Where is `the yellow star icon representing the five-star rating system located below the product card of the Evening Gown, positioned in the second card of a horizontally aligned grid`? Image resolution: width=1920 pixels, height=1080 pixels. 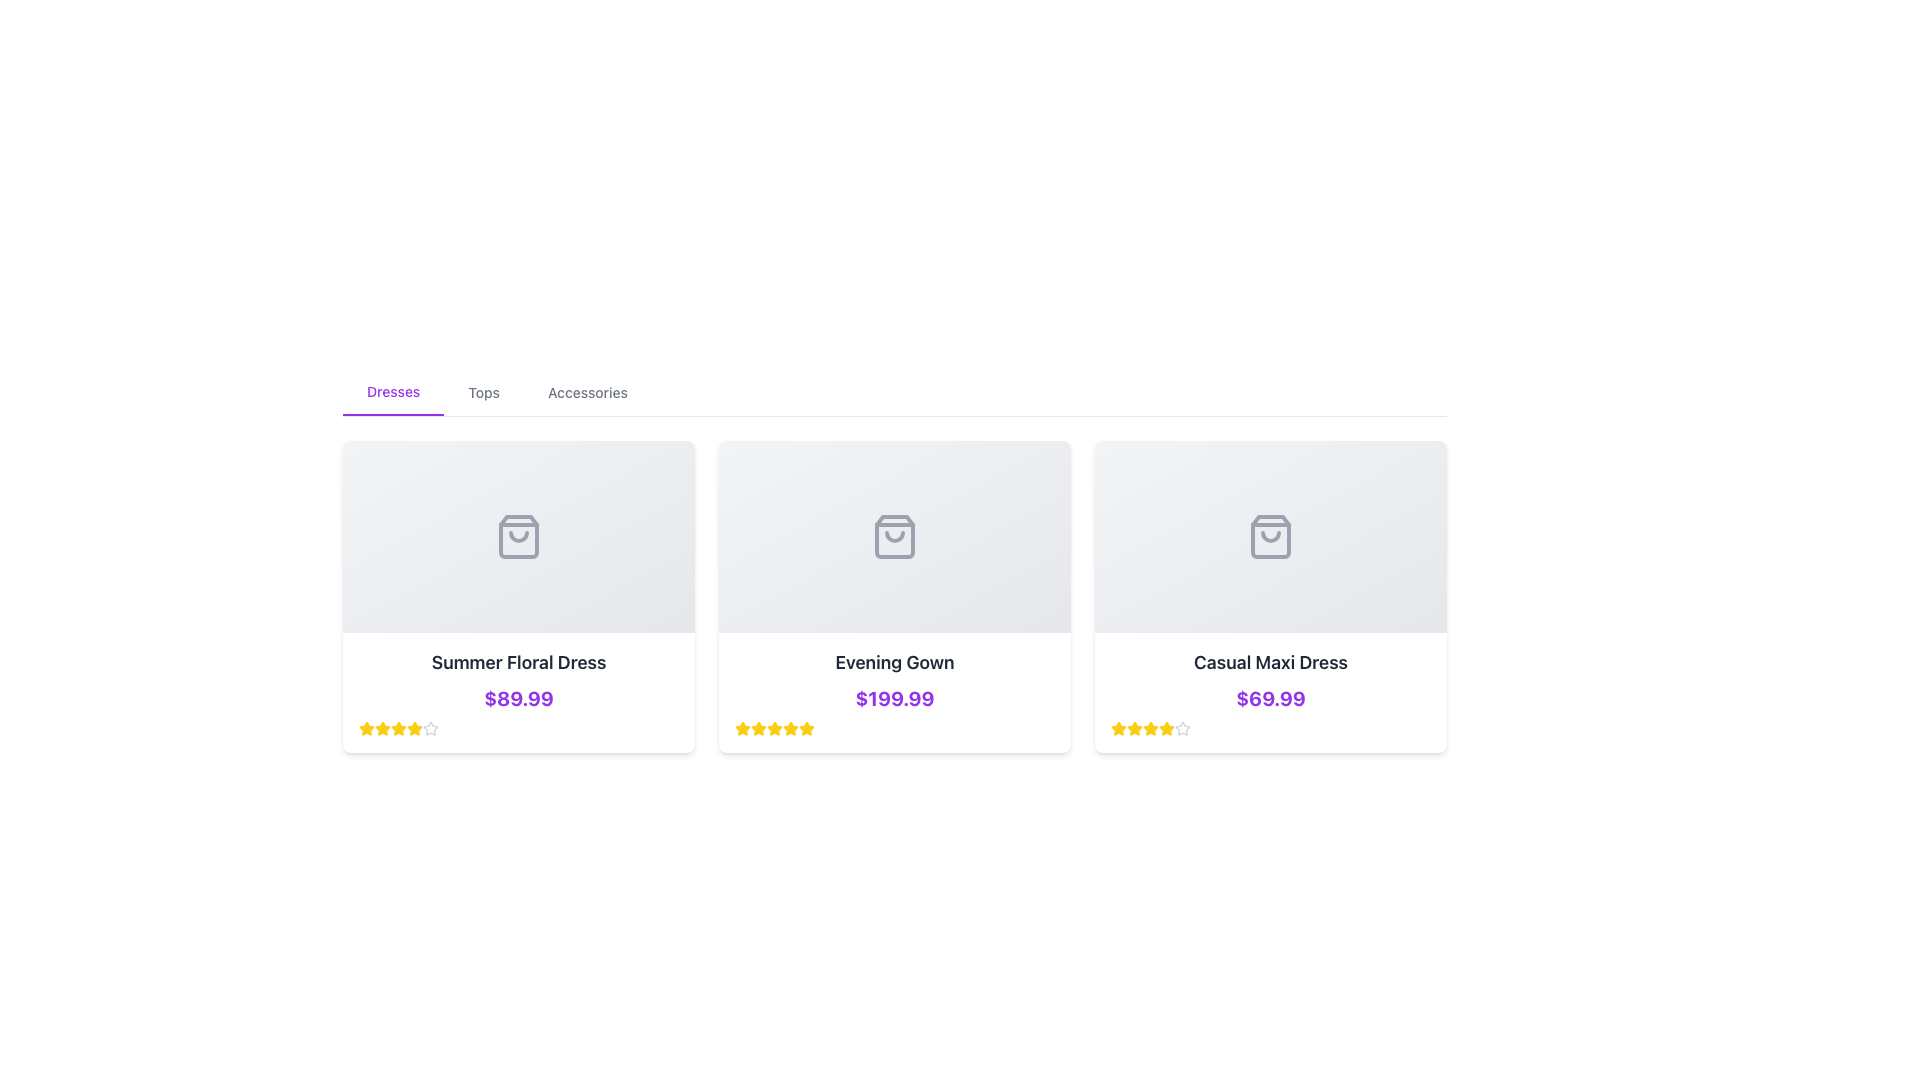 the yellow star icon representing the five-star rating system located below the product card of the Evening Gown, positioned in the second card of a horizontally aligned grid is located at coordinates (742, 728).